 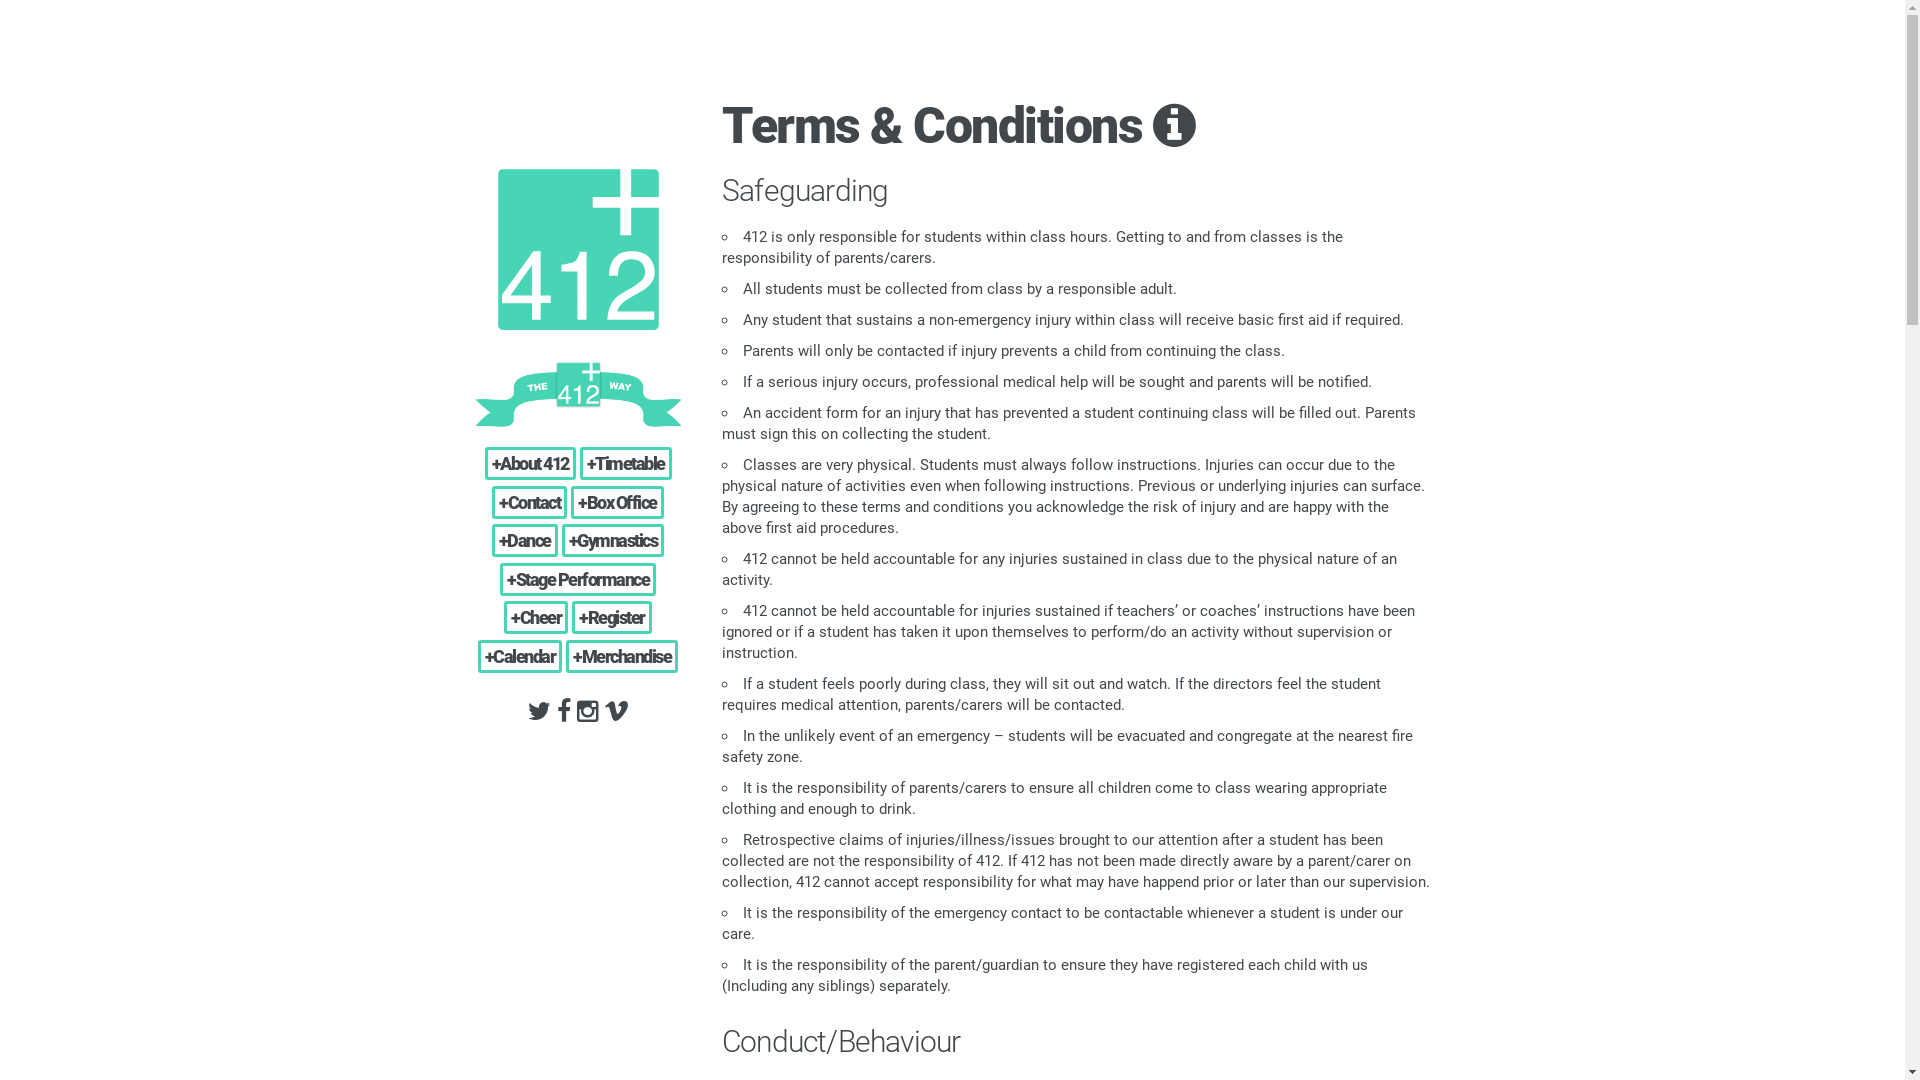 What do you see at coordinates (494, 248) in the screenshot?
I see `'Home'` at bounding box center [494, 248].